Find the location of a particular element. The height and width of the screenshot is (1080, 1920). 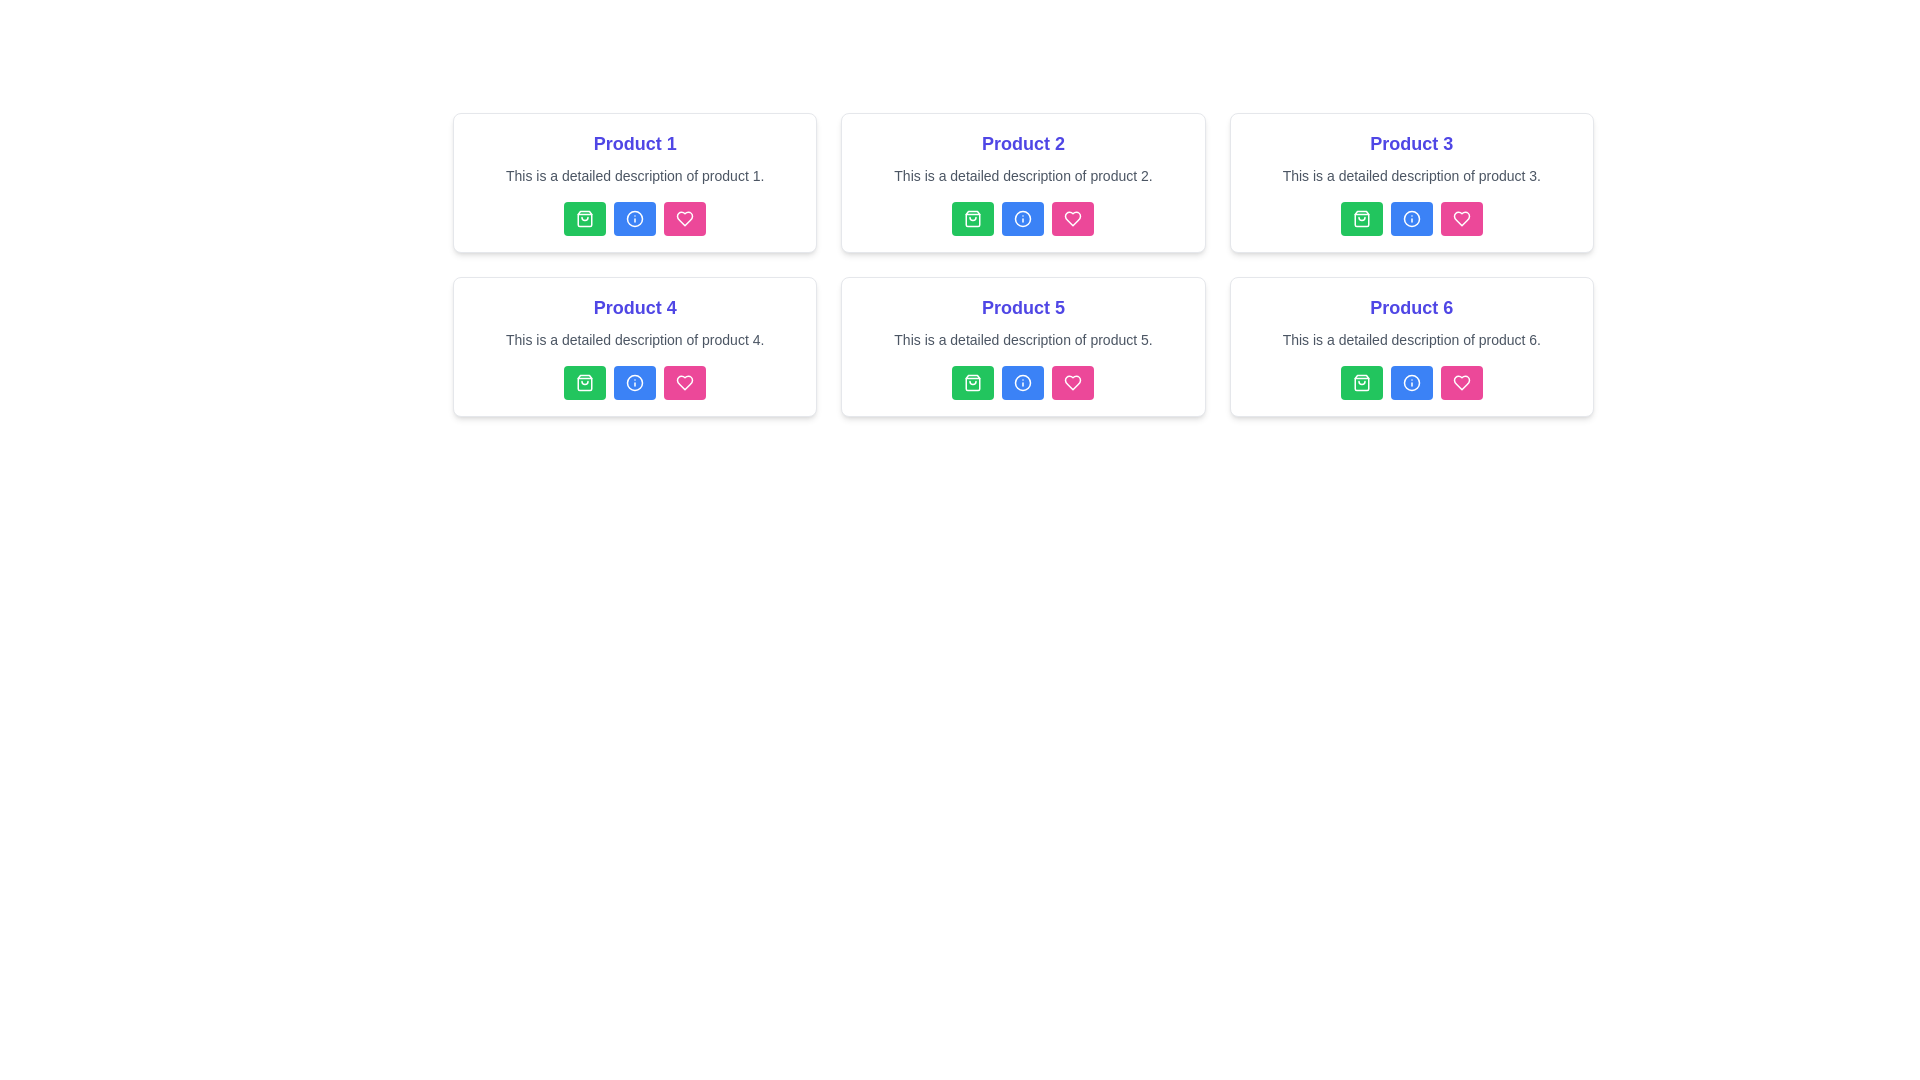

the heart icon button representing the favorite action is located at coordinates (1072, 219).